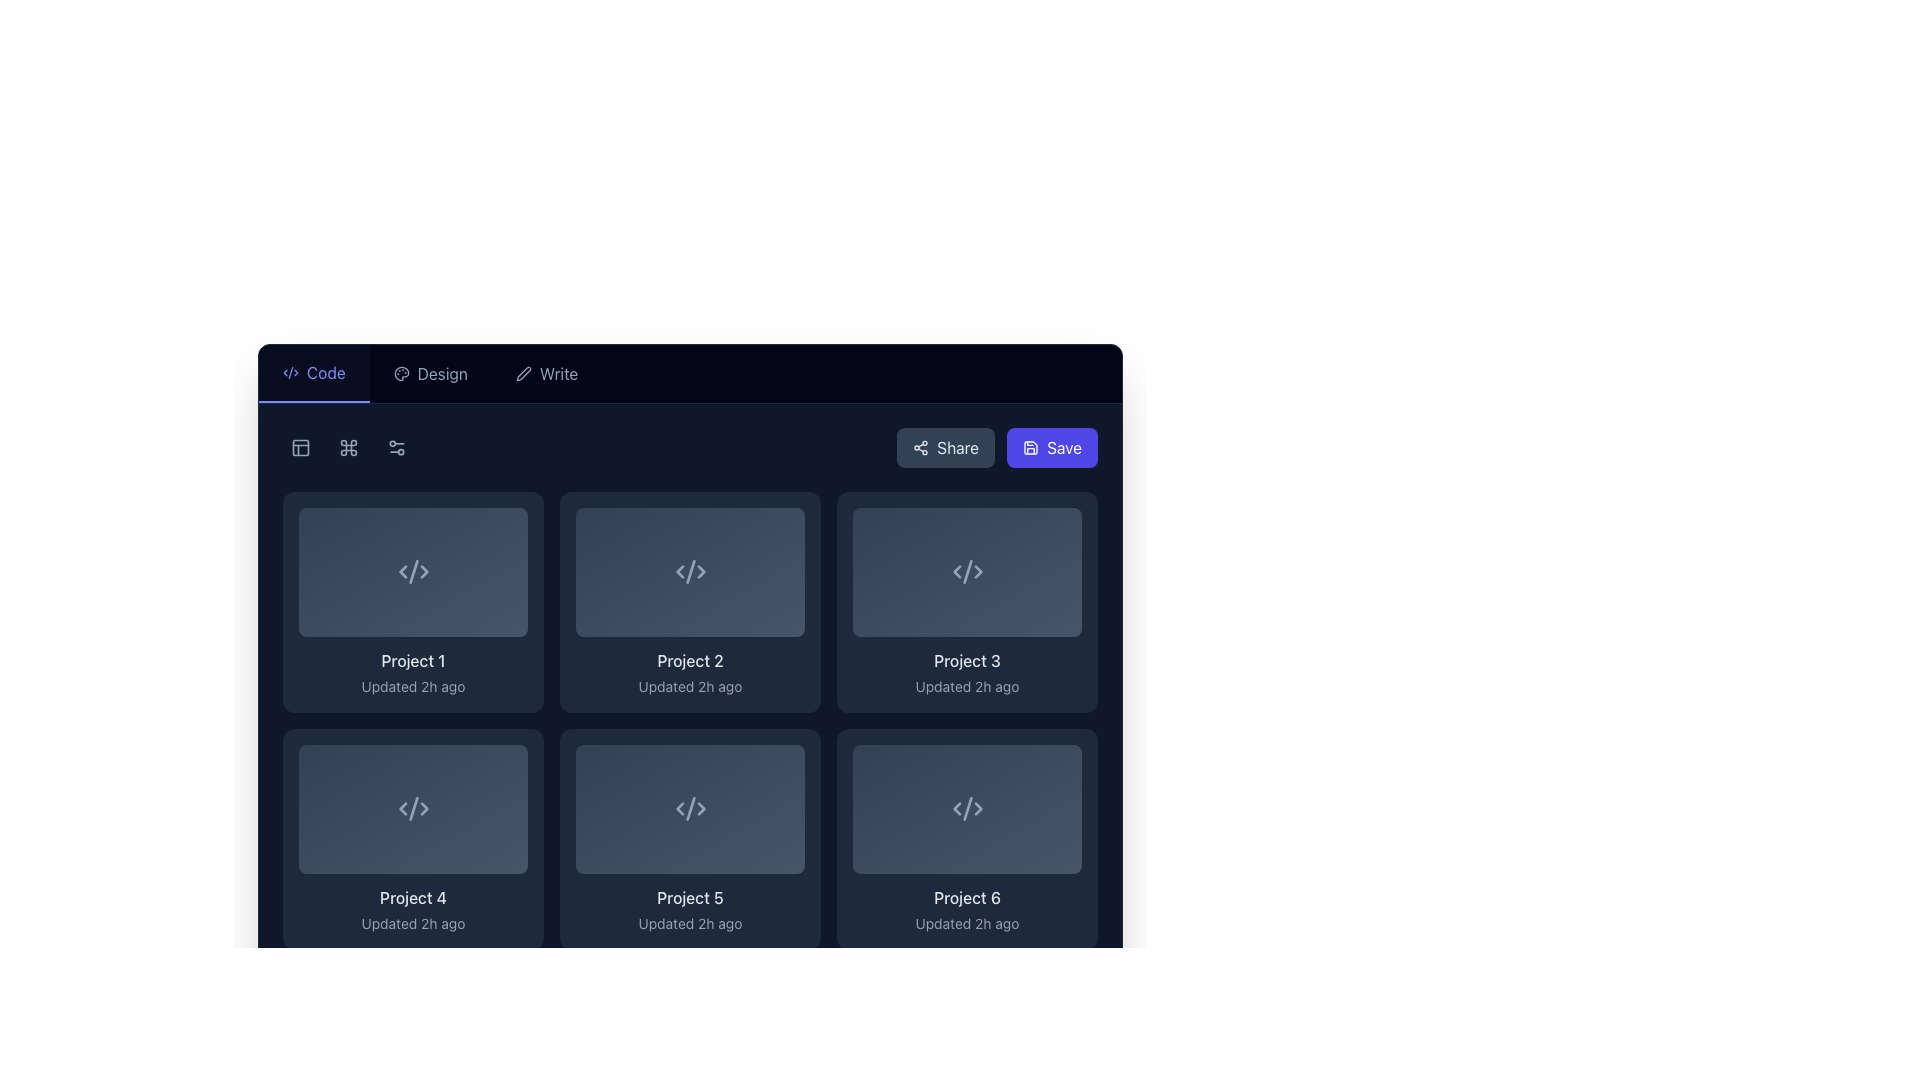 Image resolution: width=1920 pixels, height=1080 pixels. I want to click on the project card labeled 'Project 5' located in the second row, middle column of the grid layout, so click(690, 839).